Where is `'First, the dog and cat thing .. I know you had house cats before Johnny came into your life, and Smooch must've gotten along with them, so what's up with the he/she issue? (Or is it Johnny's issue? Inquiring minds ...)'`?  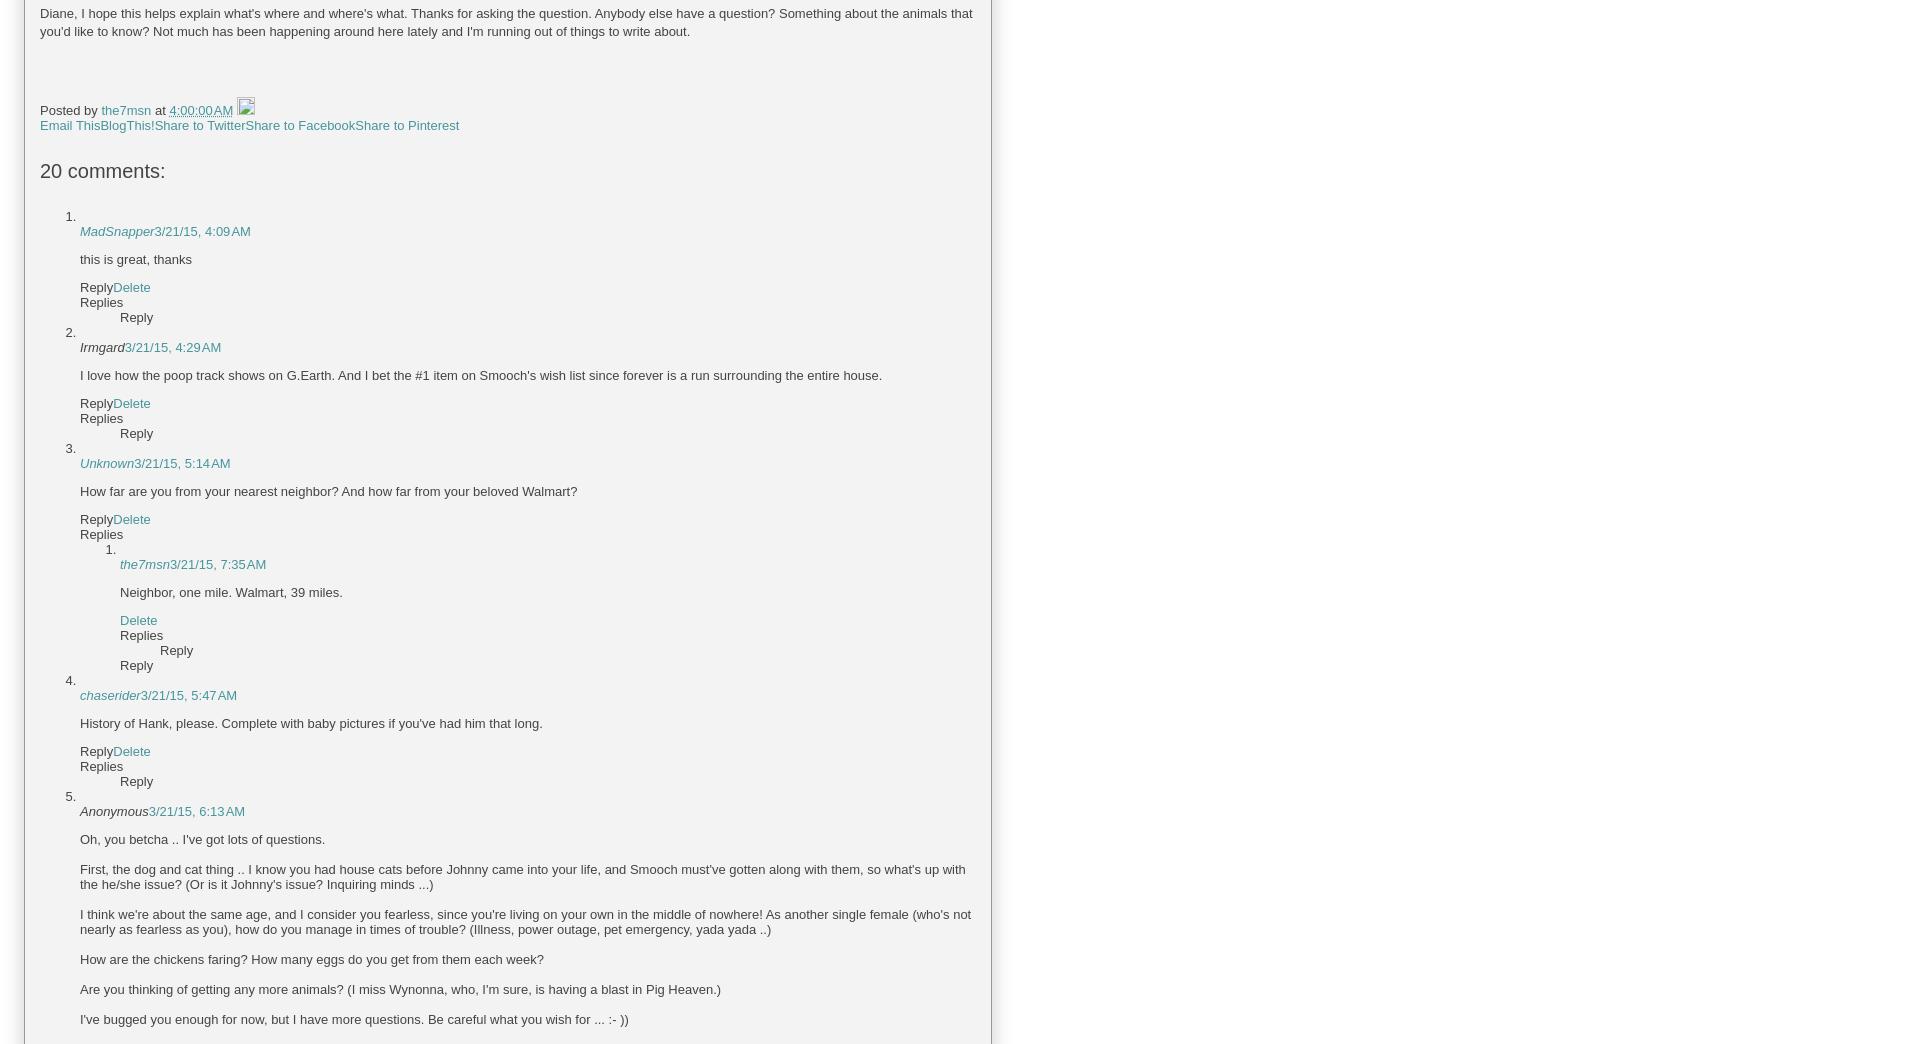
'First, the dog and cat thing .. I know you had house cats before Johnny came into your life, and Smooch must've gotten along with them, so what's up with the he/she issue? (Or is it Johnny's issue? Inquiring minds ...)' is located at coordinates (521, 876).